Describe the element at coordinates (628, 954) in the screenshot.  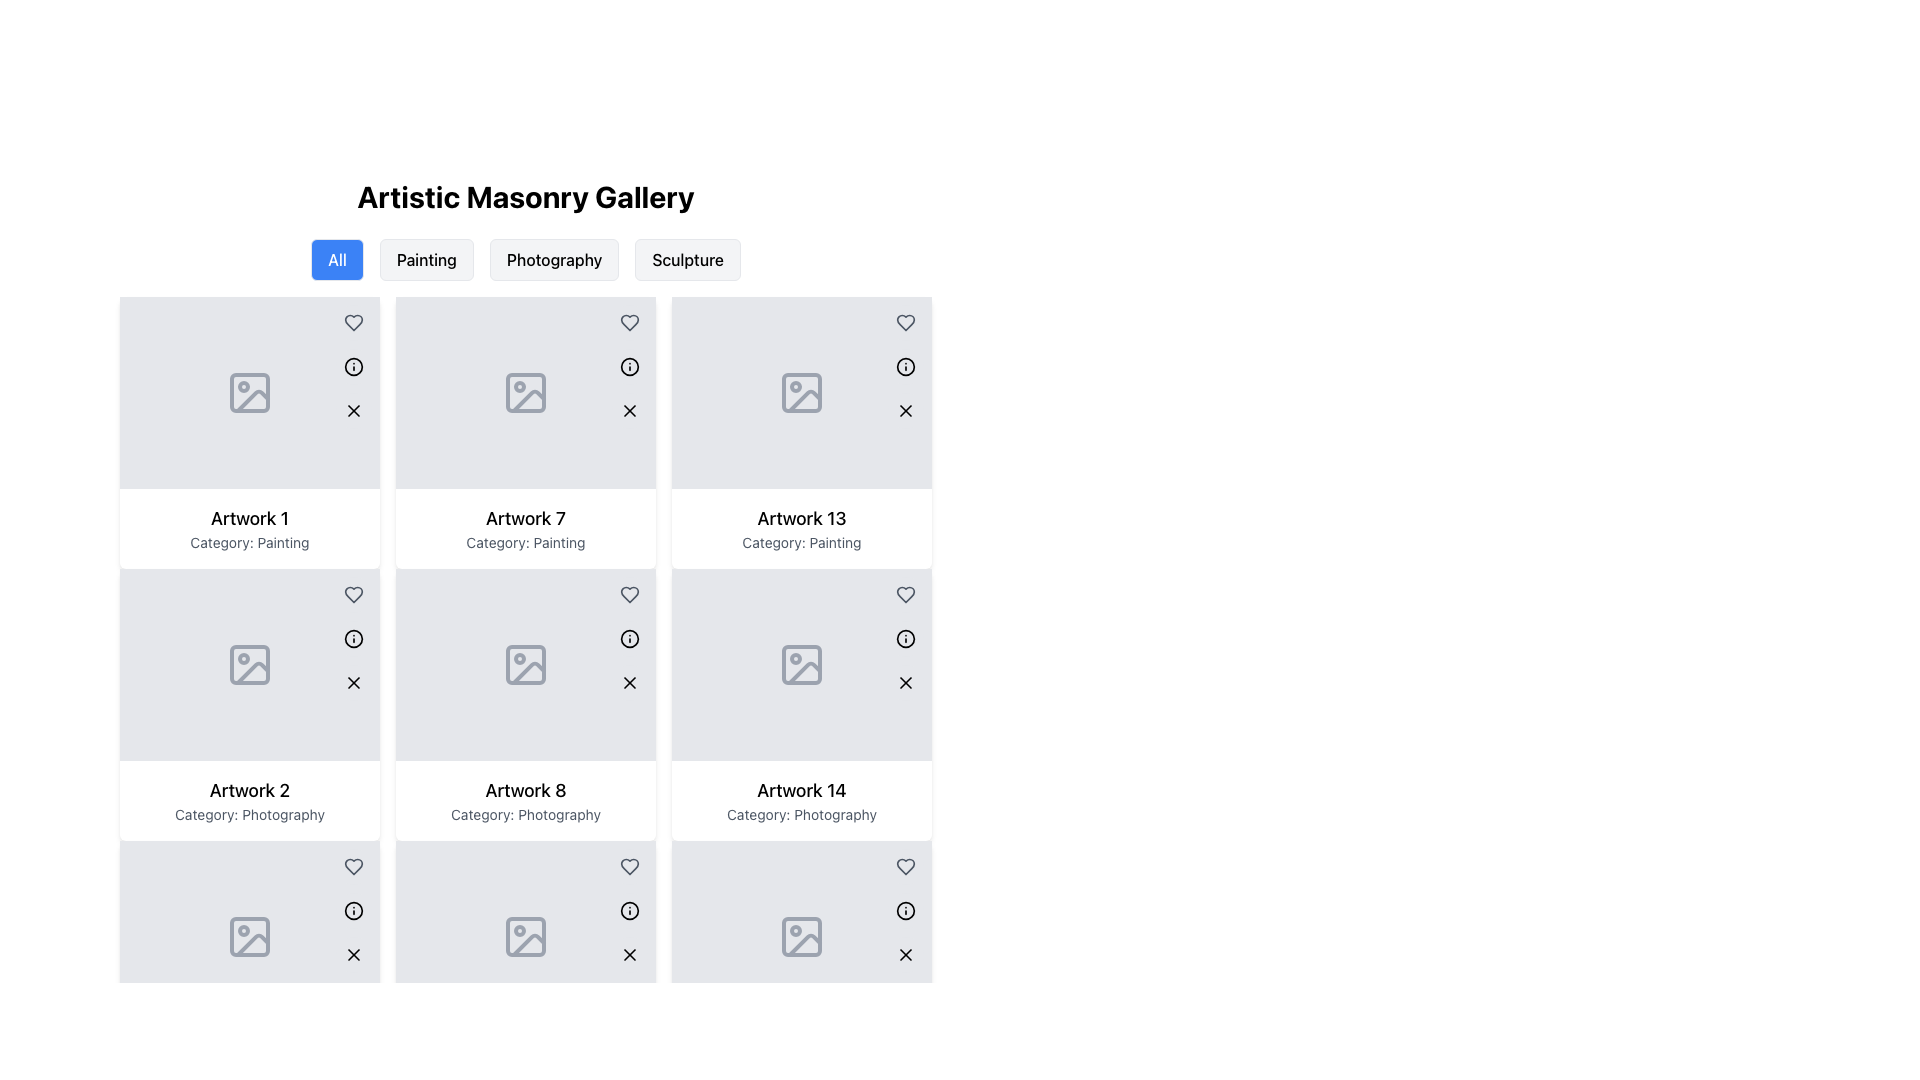
I see `the circular close button with a gray background and black 'X' symbol located at the bottom of the icon list on the 'Artwork 8' card` at that location.